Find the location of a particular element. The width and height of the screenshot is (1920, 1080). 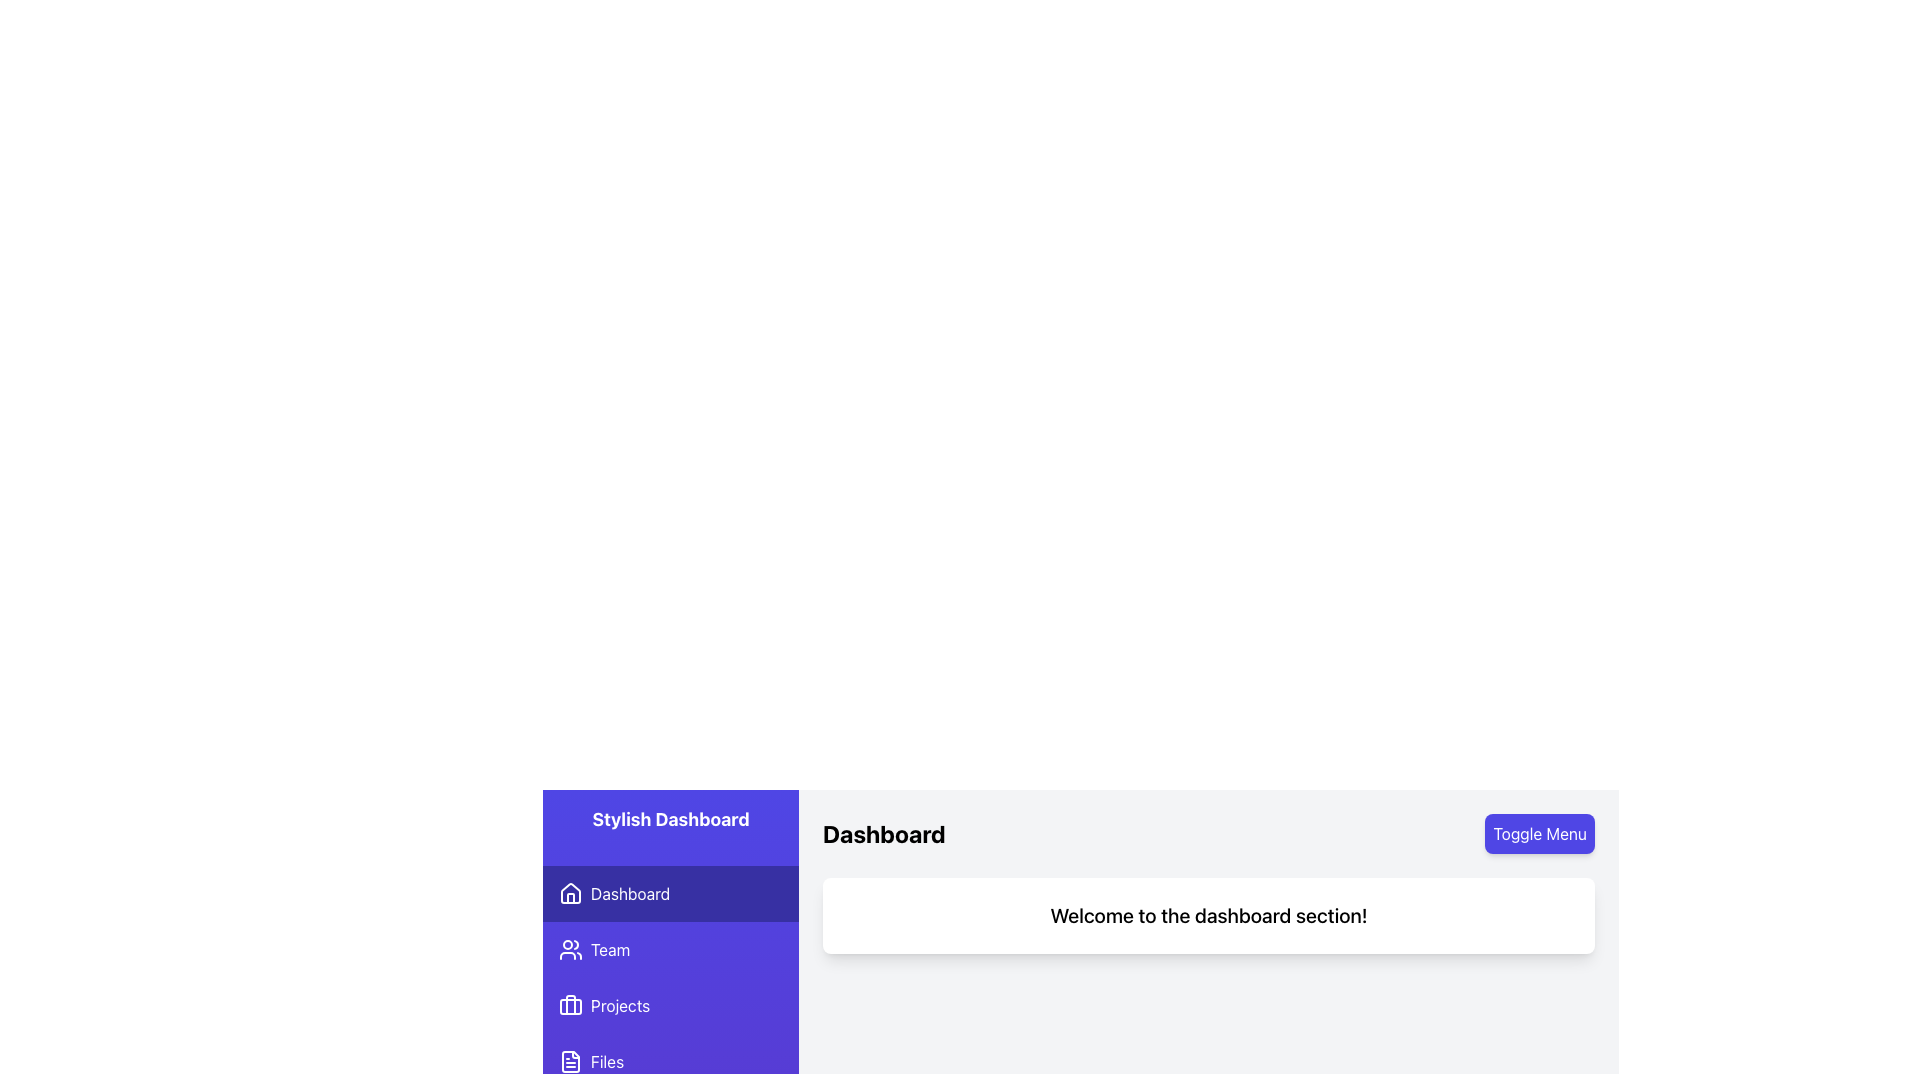

the 'Projects' button in the sidebar menu is located at coordinates (671, 1006).